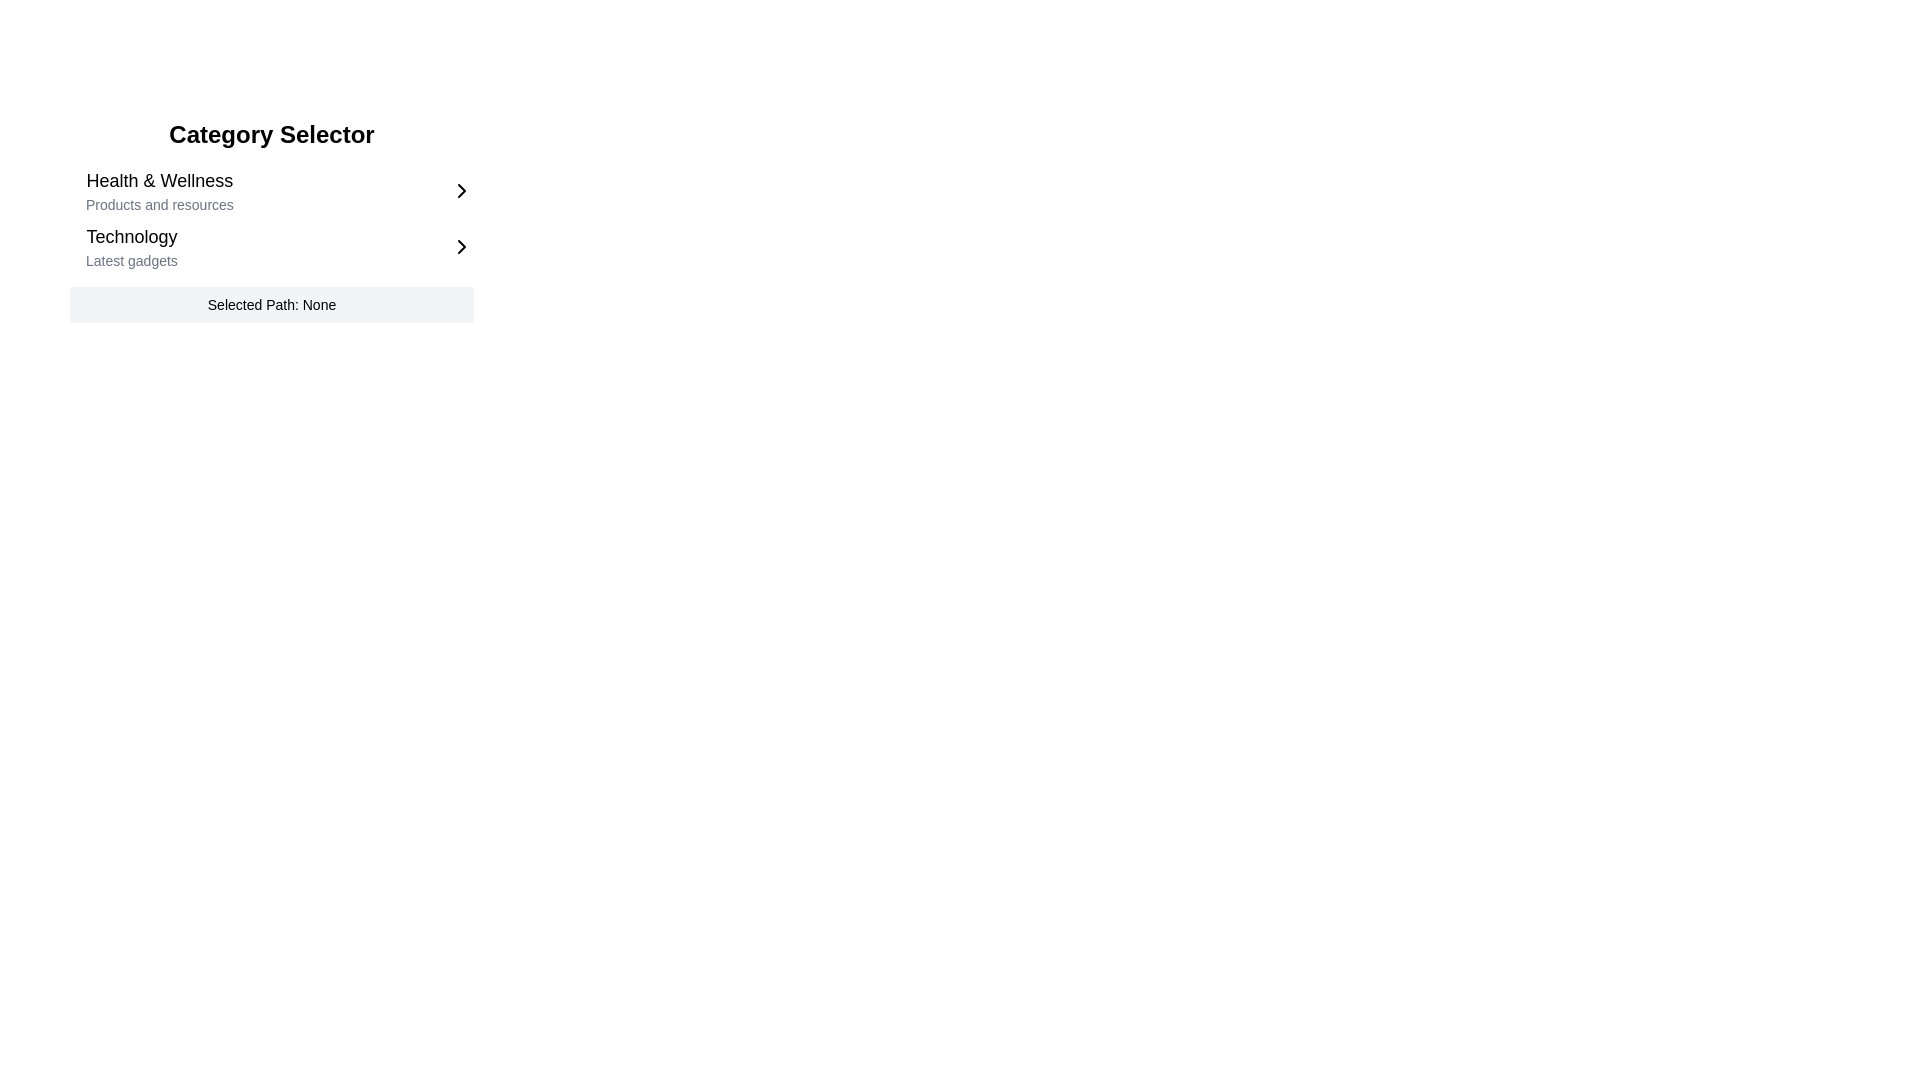 The height and width of the screenshot is (1080, 1920). Describe the element at coordinates (271, 219) in the screenshot. I see `the category entry in the Category Selector panel` at that location.